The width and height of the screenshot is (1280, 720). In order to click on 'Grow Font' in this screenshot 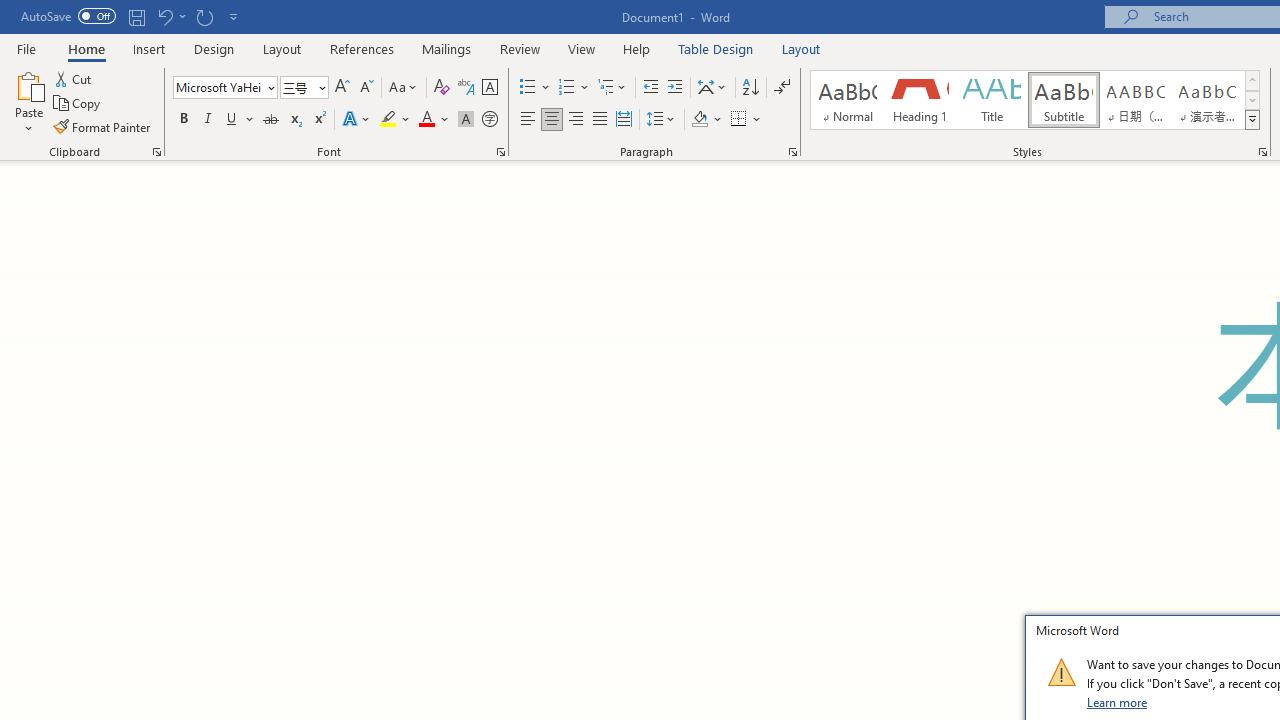, I will do `click(342, 86)`.